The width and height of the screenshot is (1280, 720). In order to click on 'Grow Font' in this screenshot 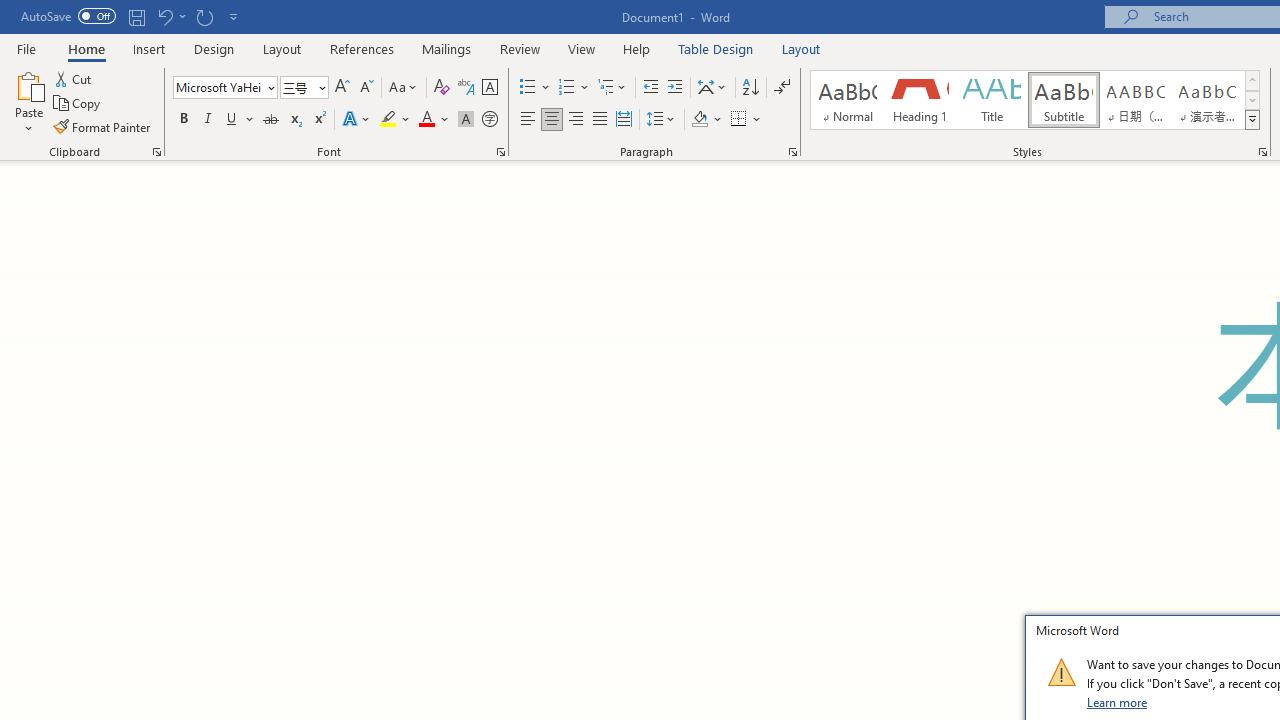, I will do `click(342, 86)`.